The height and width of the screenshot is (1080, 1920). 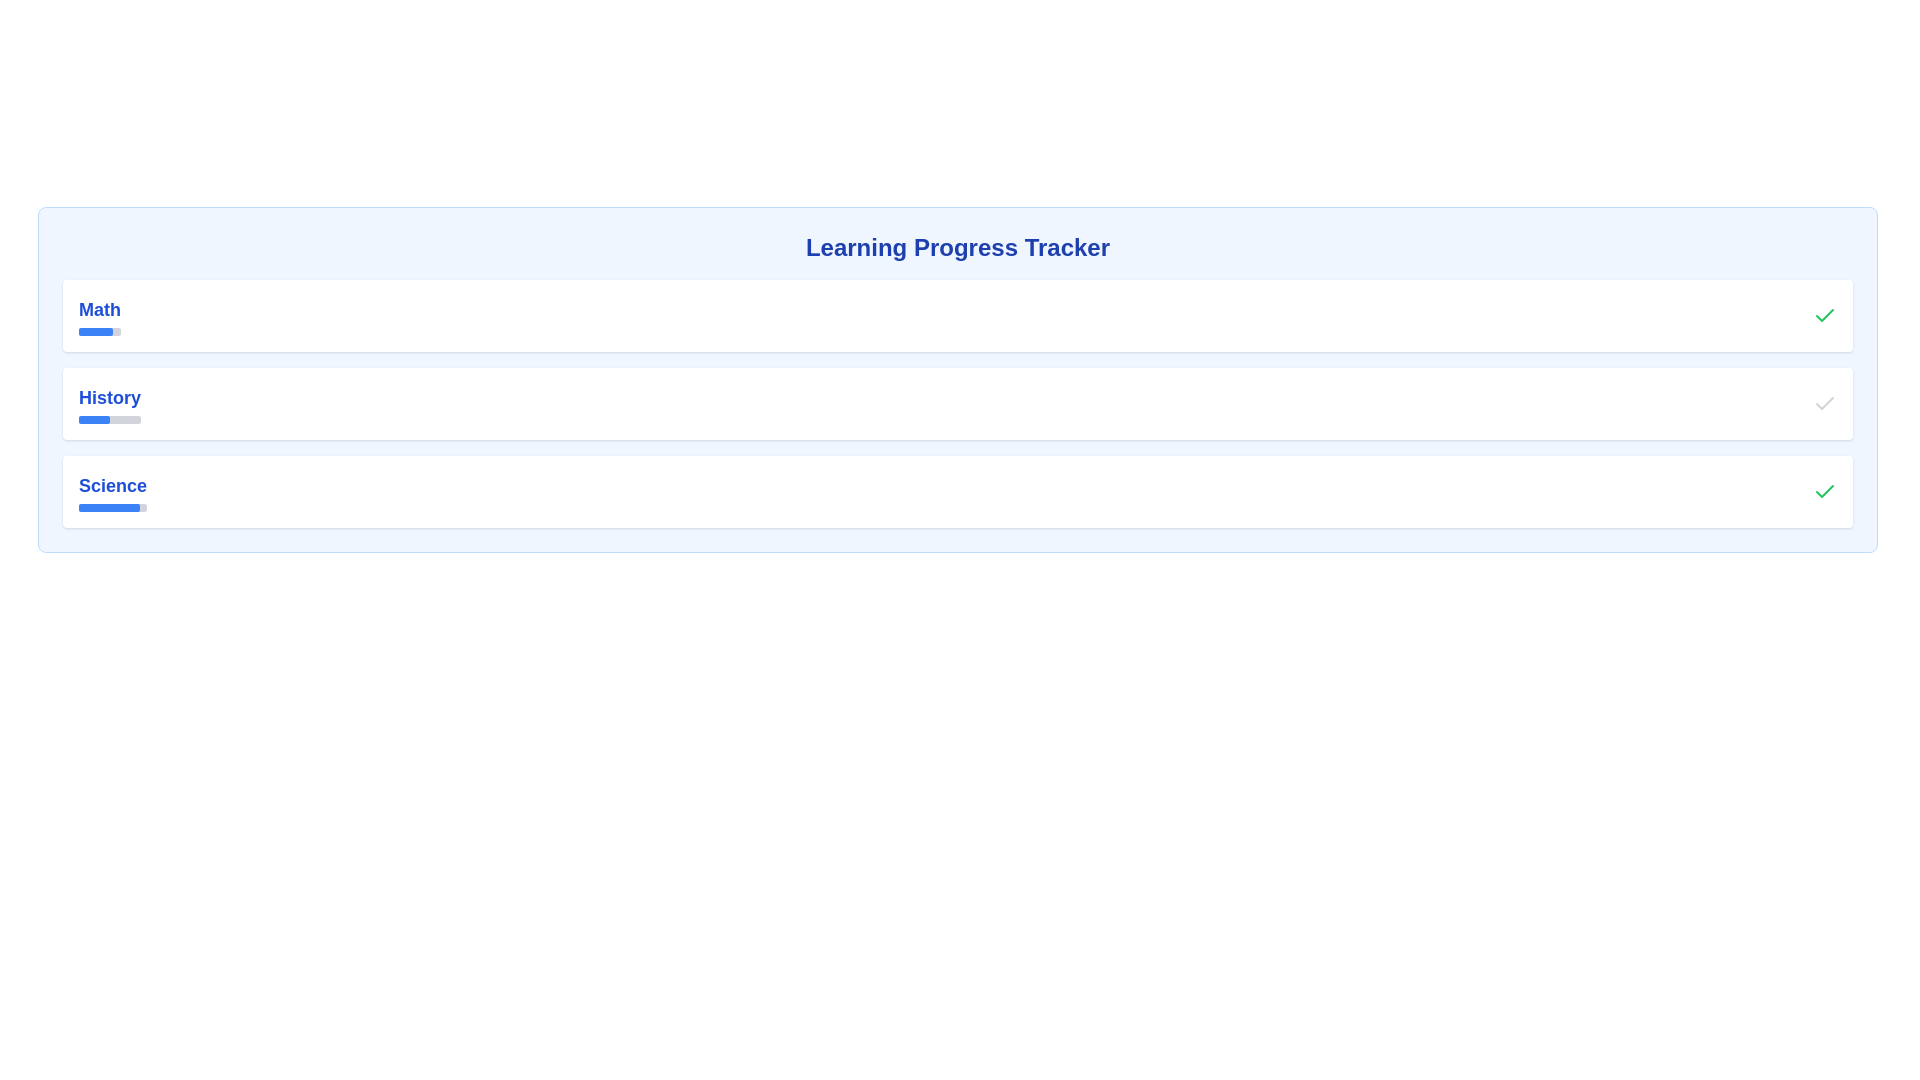 I want to click on the progress bar indicating the completion percentage of the 'Science' task, located at the bottom row of the progress trackers, so click(x=112, y=507).